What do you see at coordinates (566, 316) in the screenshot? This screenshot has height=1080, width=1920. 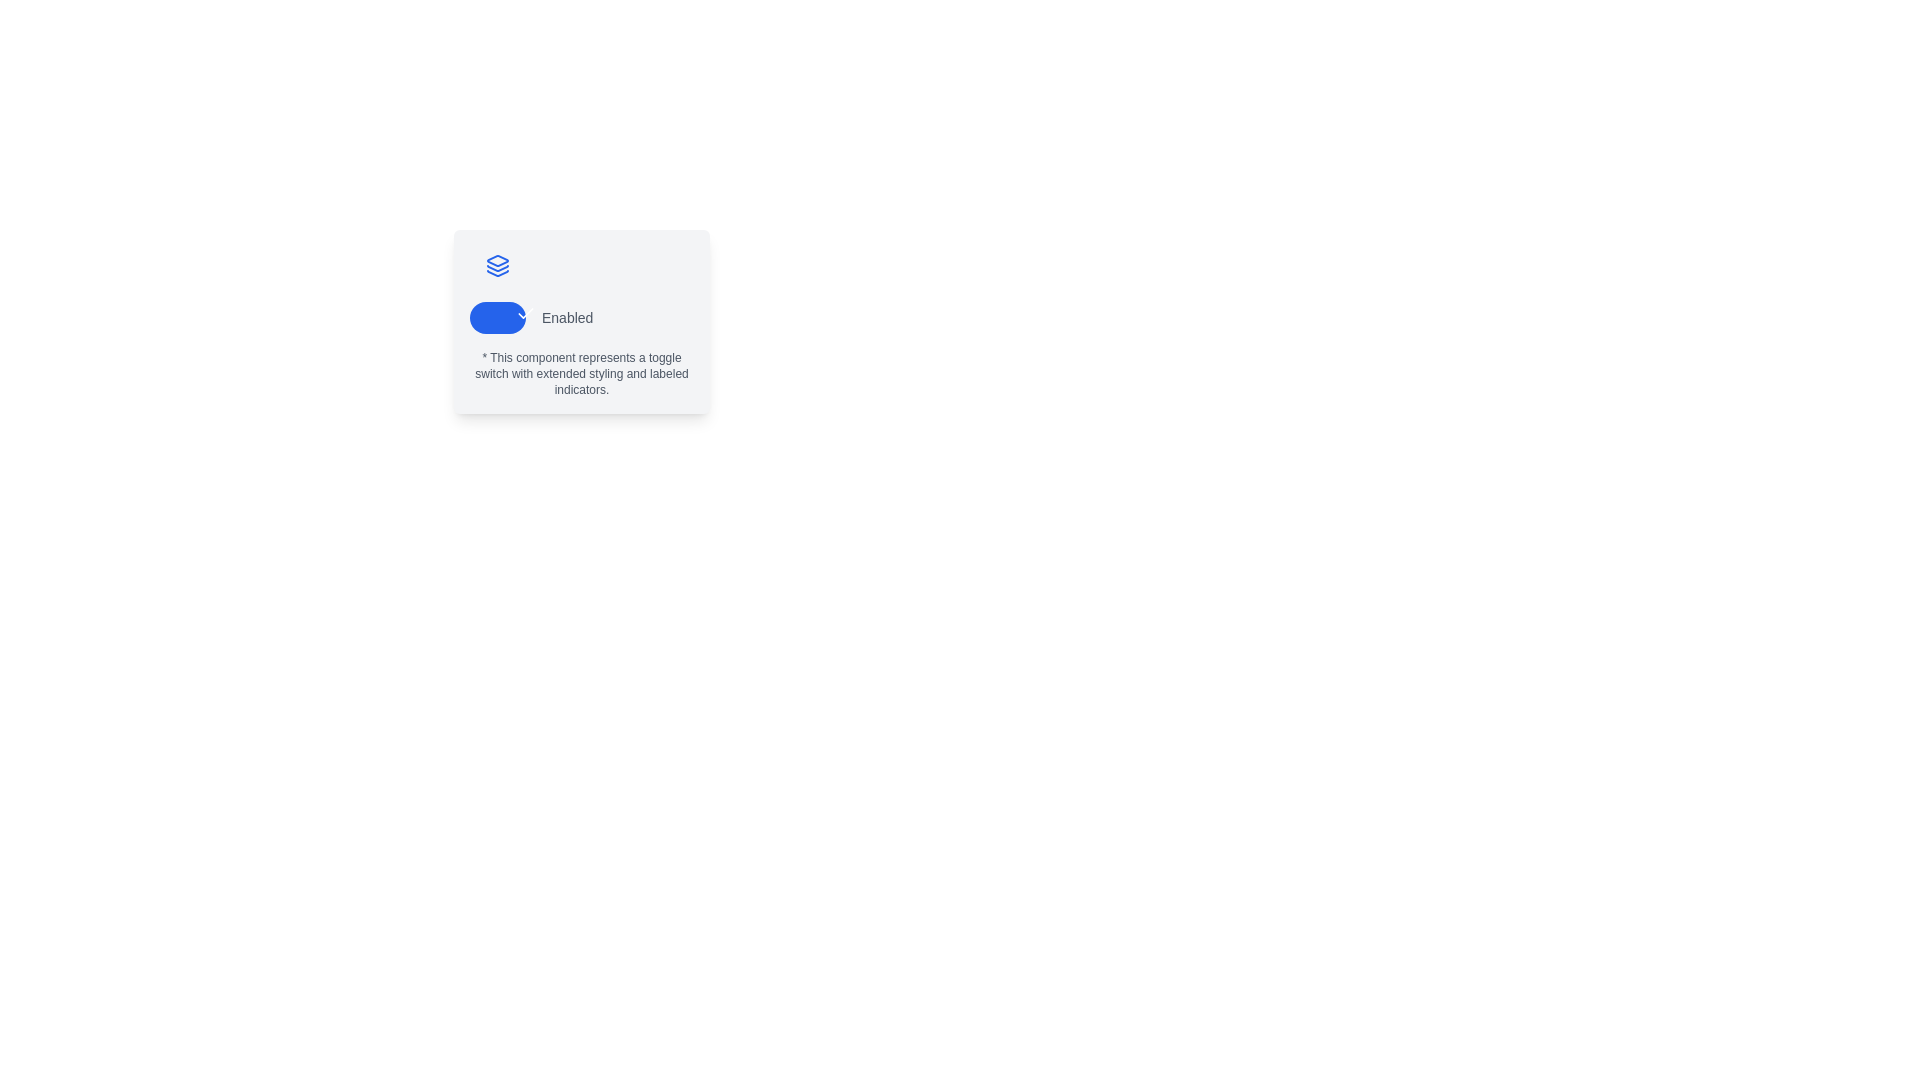 I see `the text label indicating the current state of the associated toggle switch, which is in the 'Enabled' state, located to the right of the toggle switch component` at bounding box center [566, 316].